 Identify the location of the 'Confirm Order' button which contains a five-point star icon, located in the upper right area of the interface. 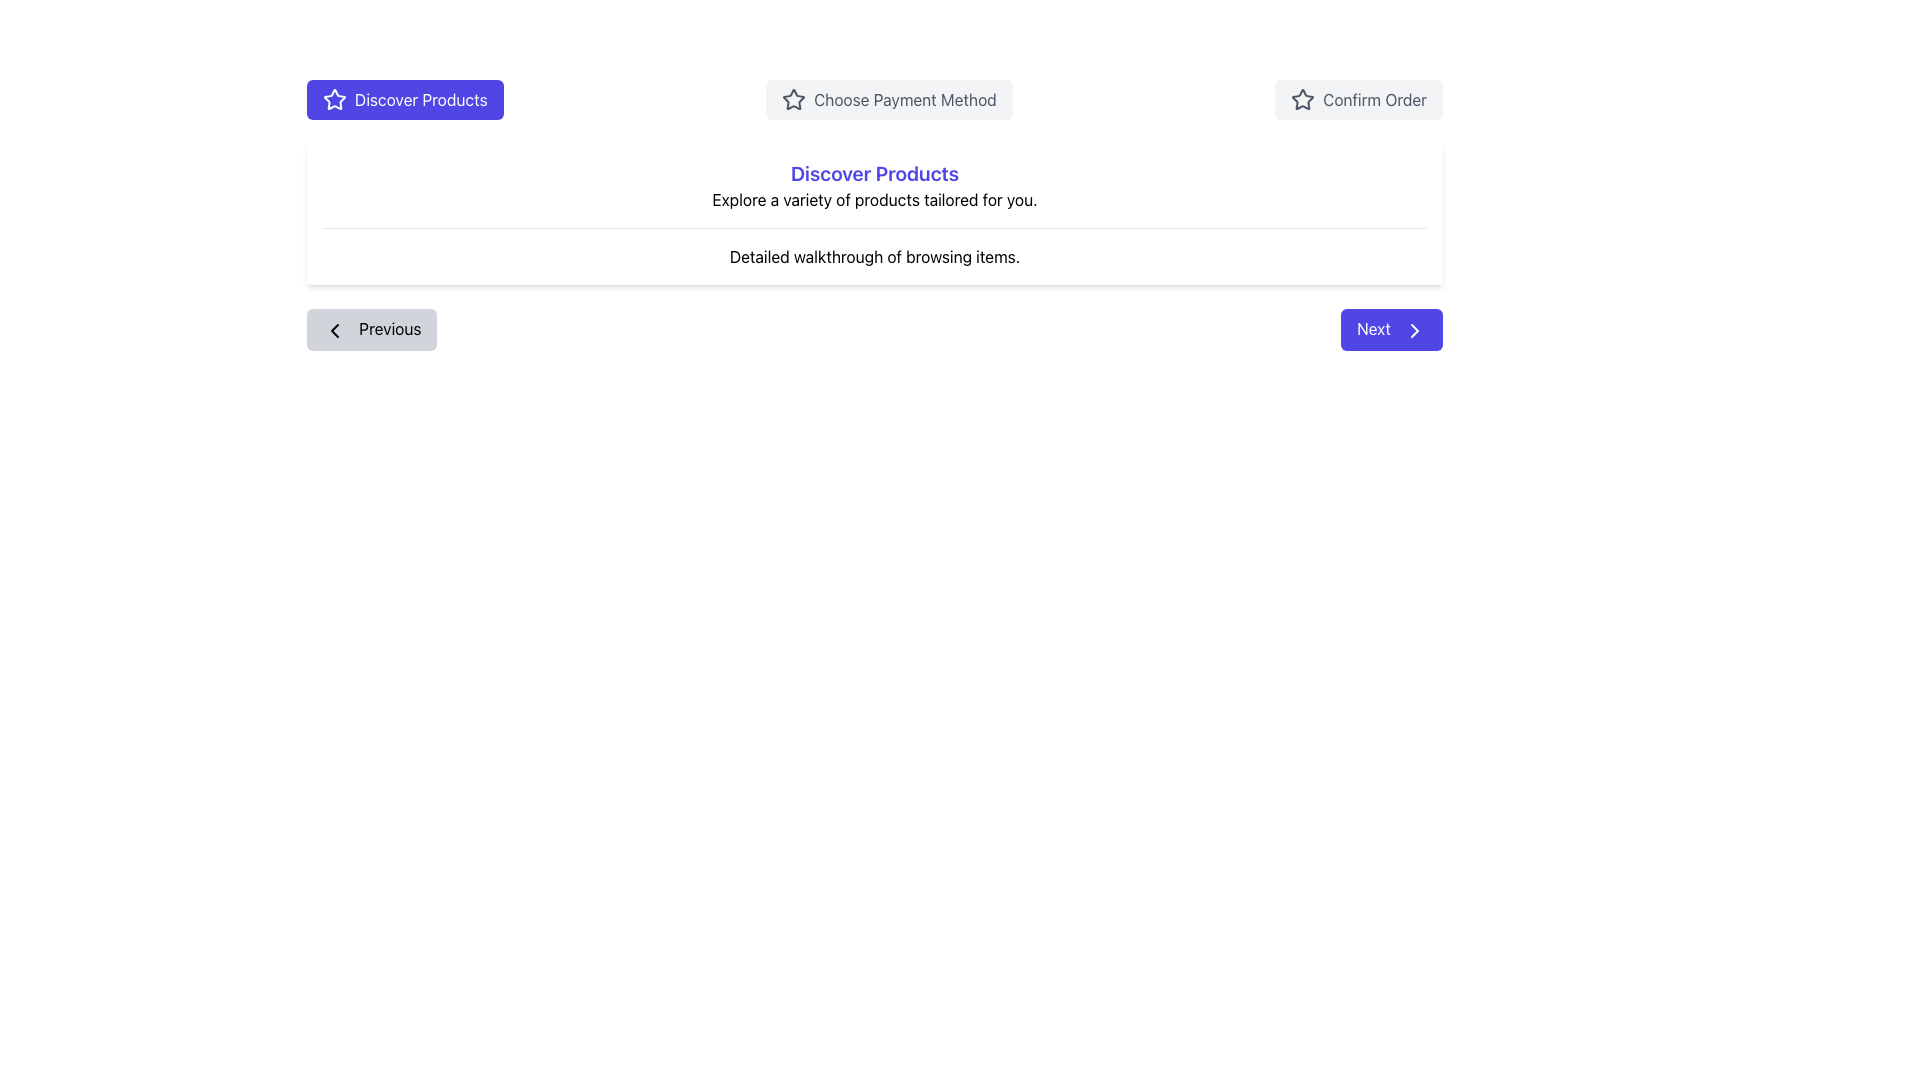
(1303, 99).